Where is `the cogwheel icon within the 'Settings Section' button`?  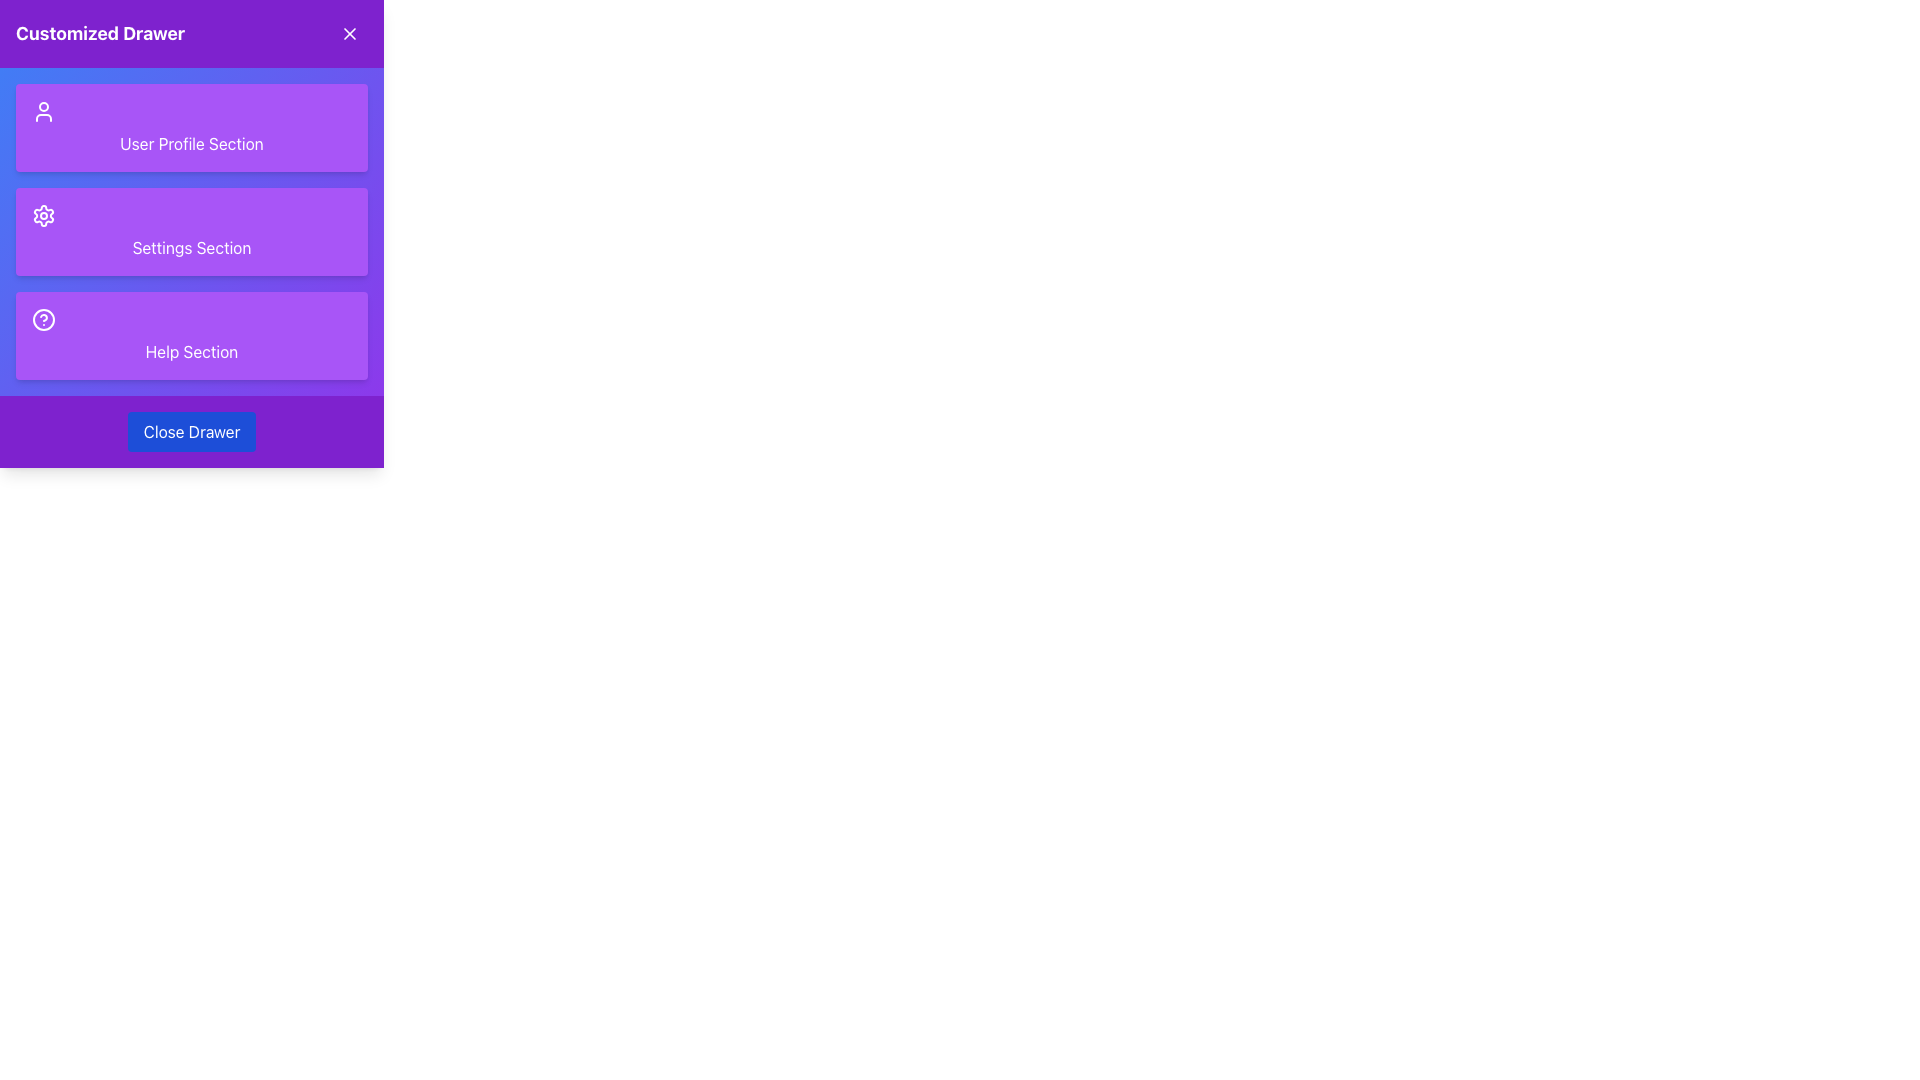
the cogwheel icon within the 'Settings Section' button is located at coordinates (43, 216).